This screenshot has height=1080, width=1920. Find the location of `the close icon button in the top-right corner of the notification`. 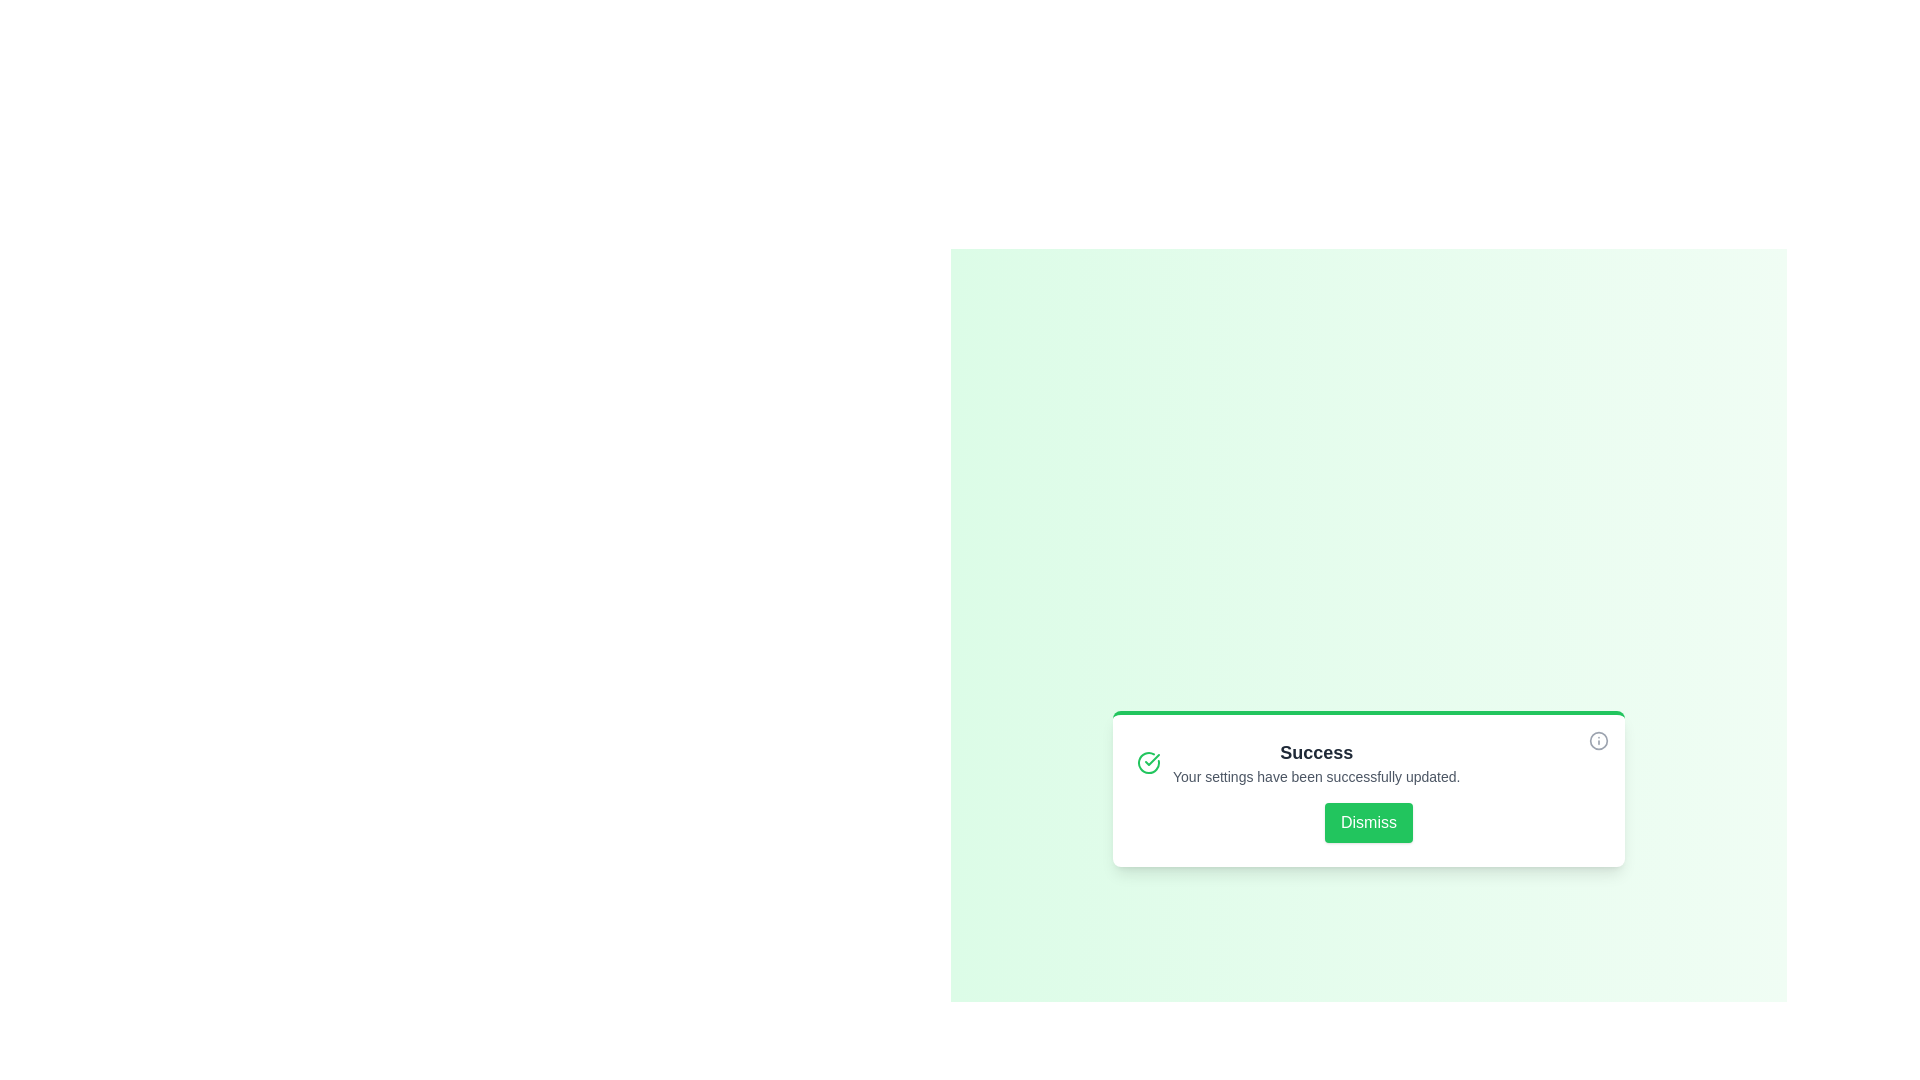

the close icon button in the top-right corner of the notification is located at coordinates (1597, 740).